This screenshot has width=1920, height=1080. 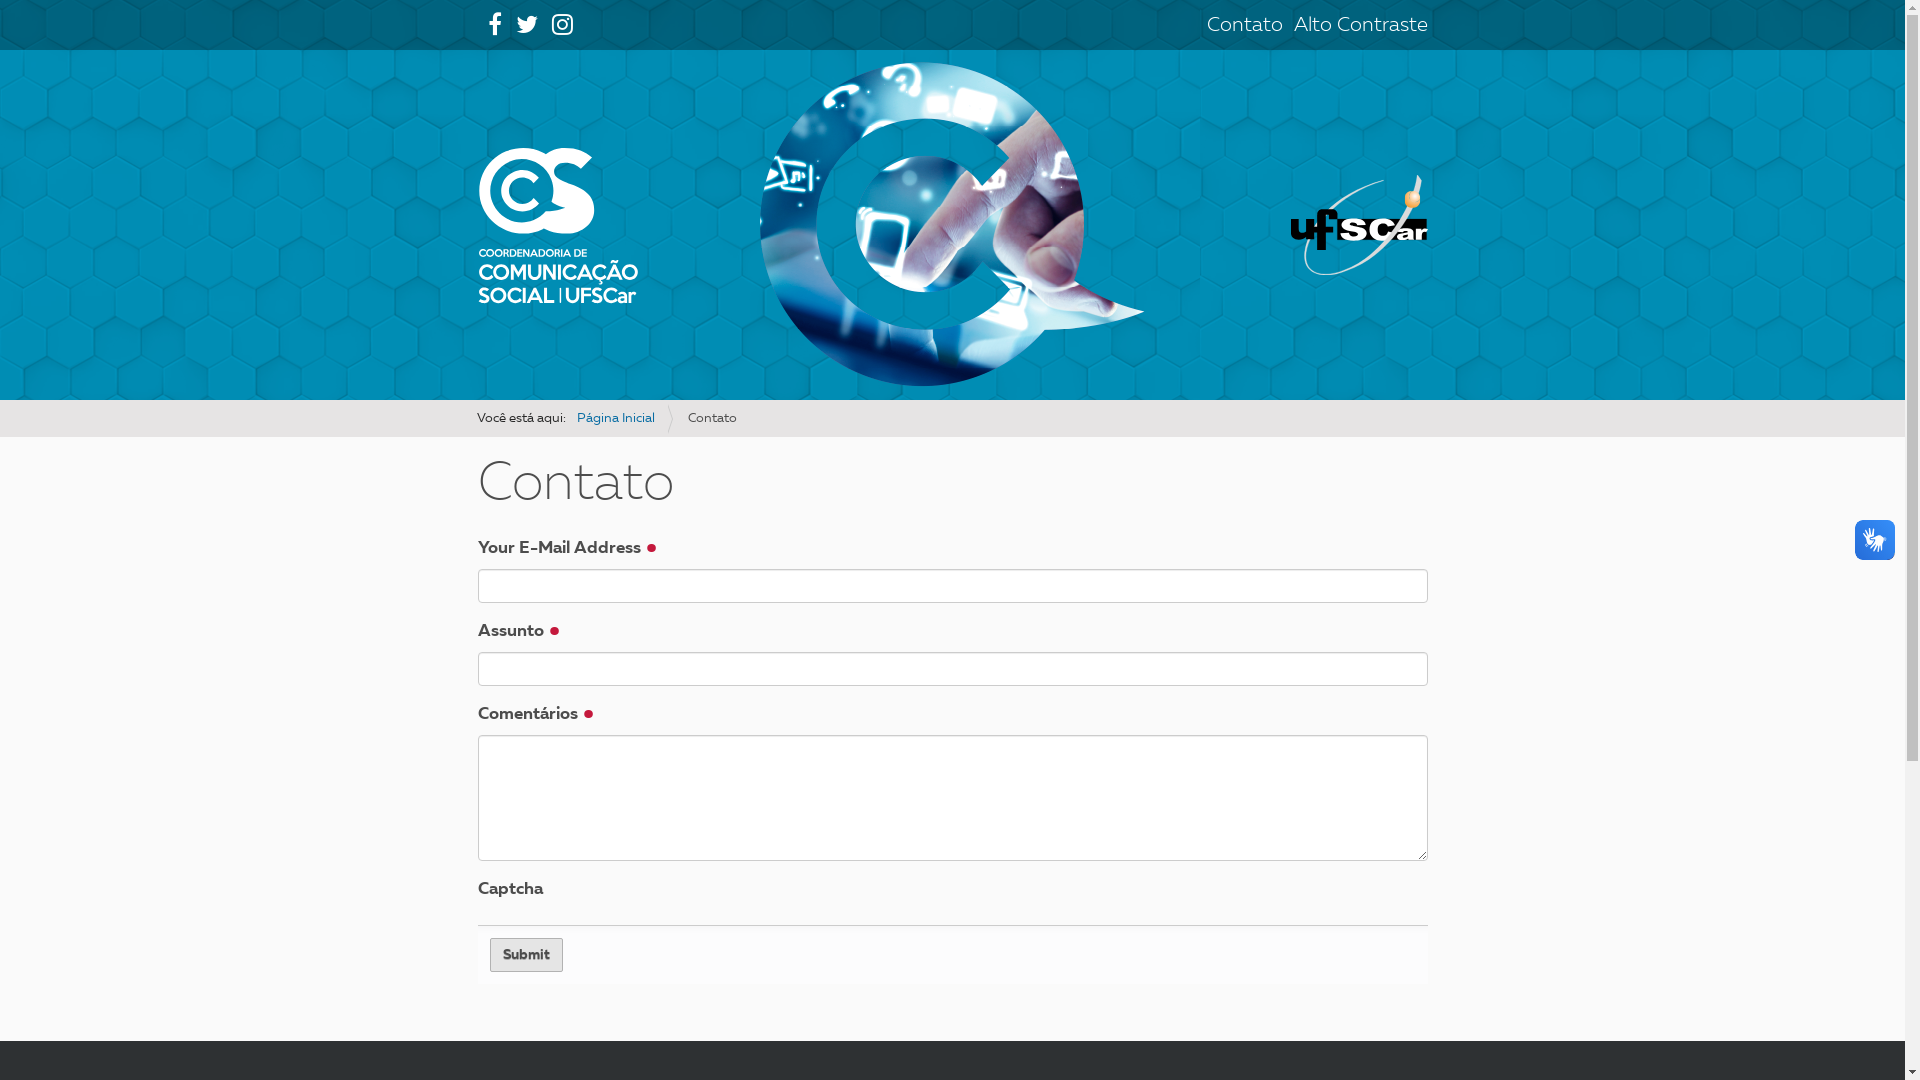 I want to click on 'Submit', so click(x=489, y=954).